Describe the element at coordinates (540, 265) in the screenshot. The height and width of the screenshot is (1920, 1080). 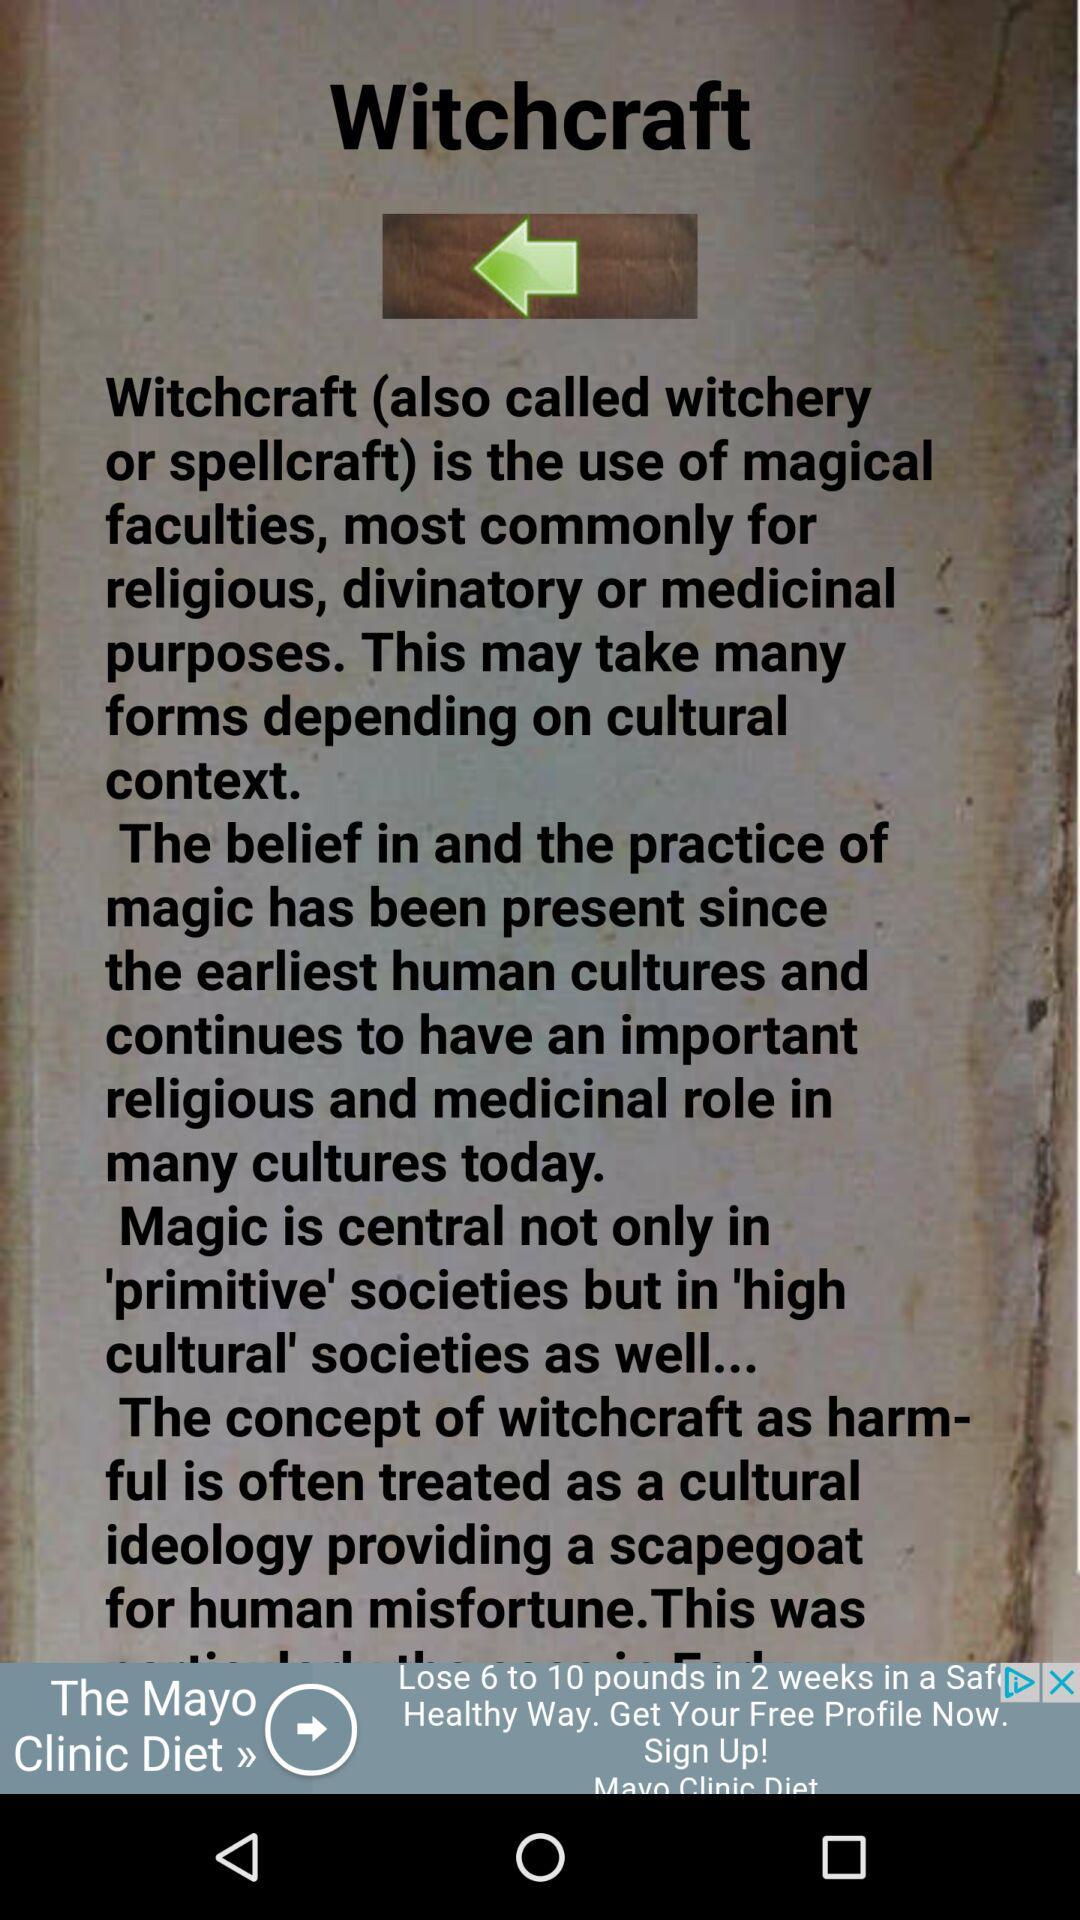
I see `next` at that location.